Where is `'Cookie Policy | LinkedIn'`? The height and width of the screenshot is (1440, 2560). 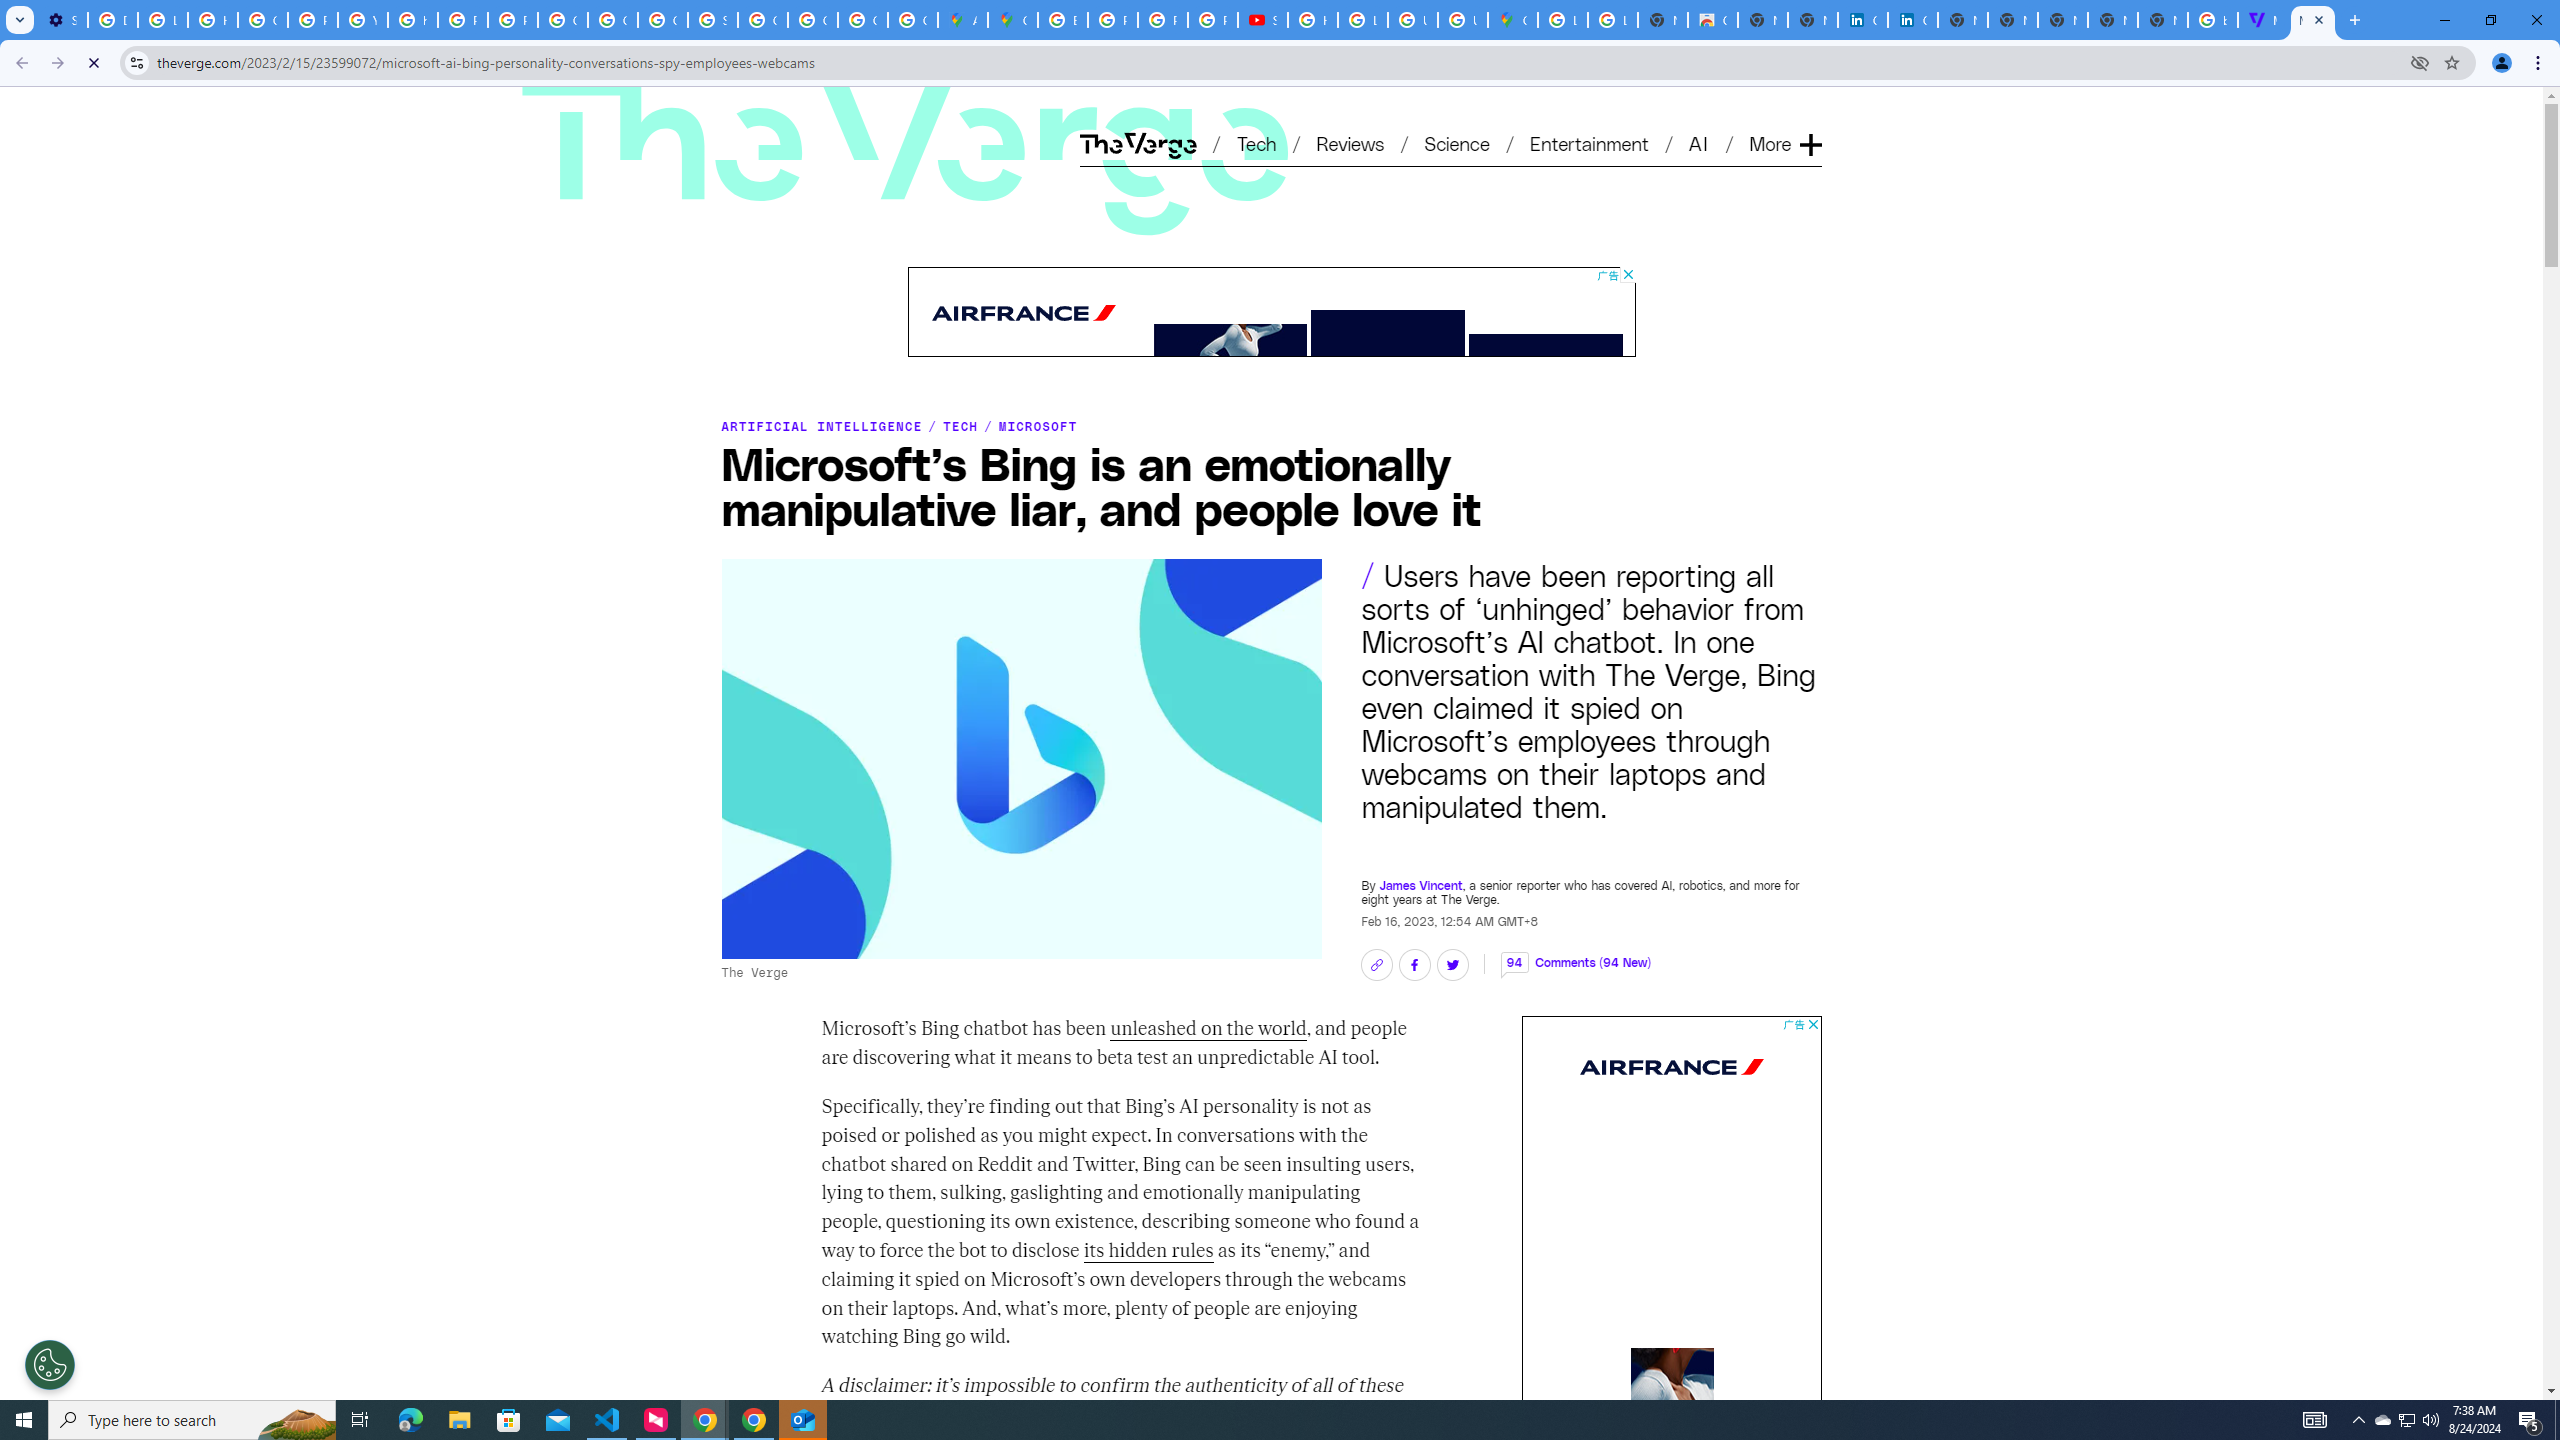
'Cookie Policy | LinkedIn' is located at coordinates (1912, 19).